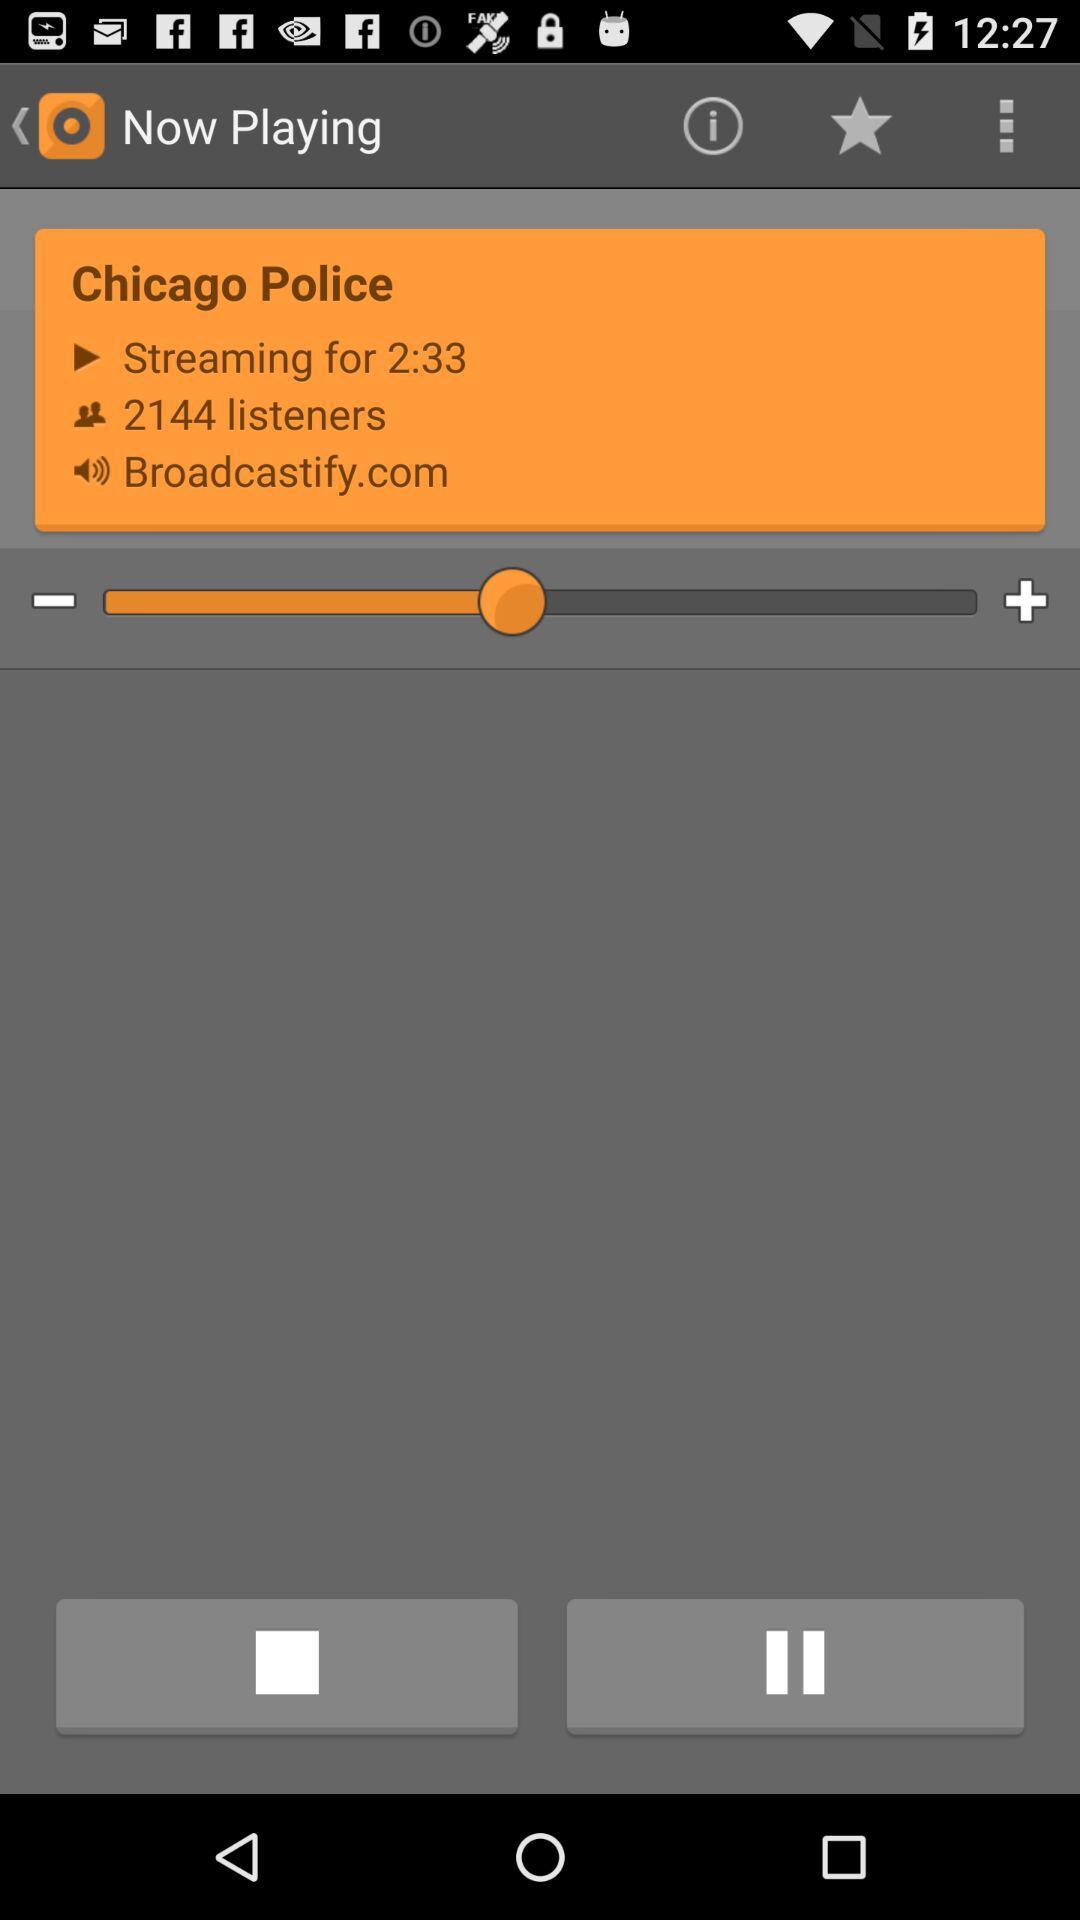 The height and width of the screenshot is (1920, 1080). I want to click on go do add, so click(1040, 601).